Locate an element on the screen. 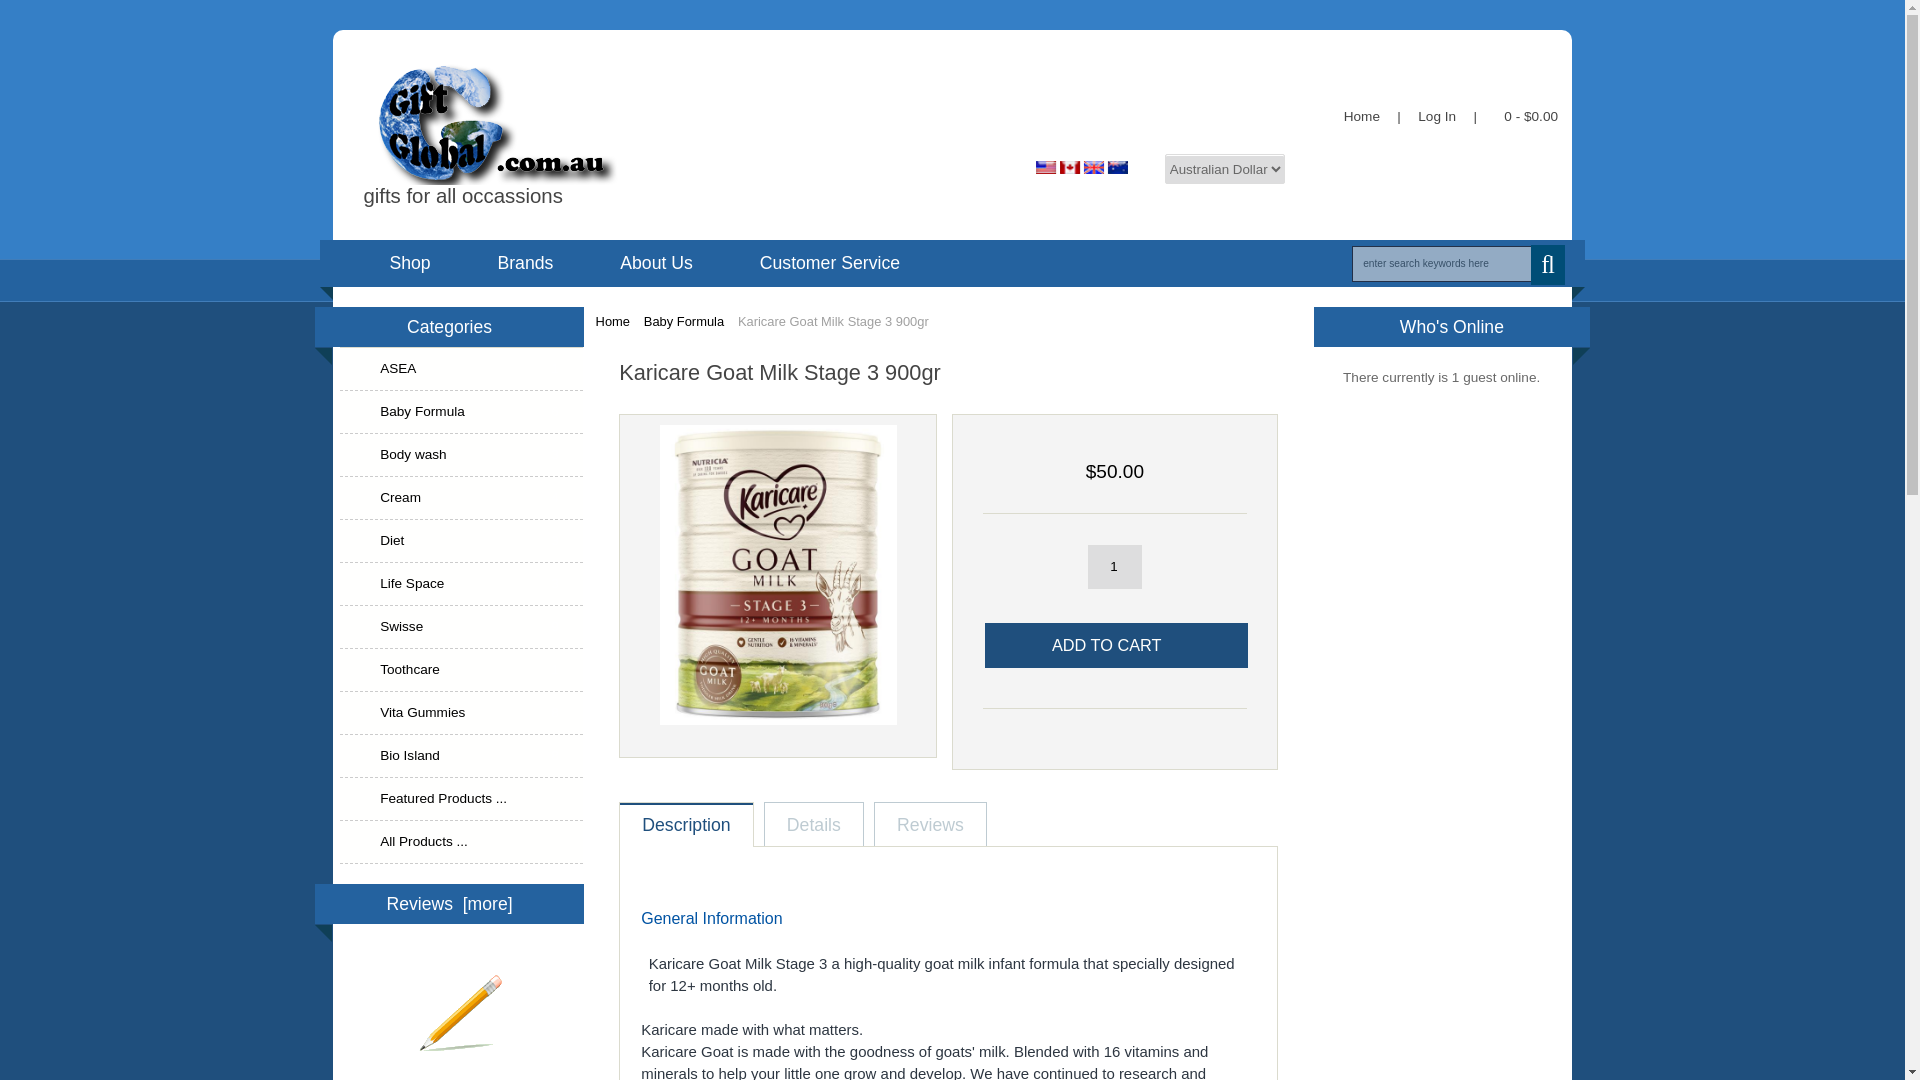 This screenshot has height=1080, width=1920. '0 - $0.00' is located at coordinates (1525, 116).